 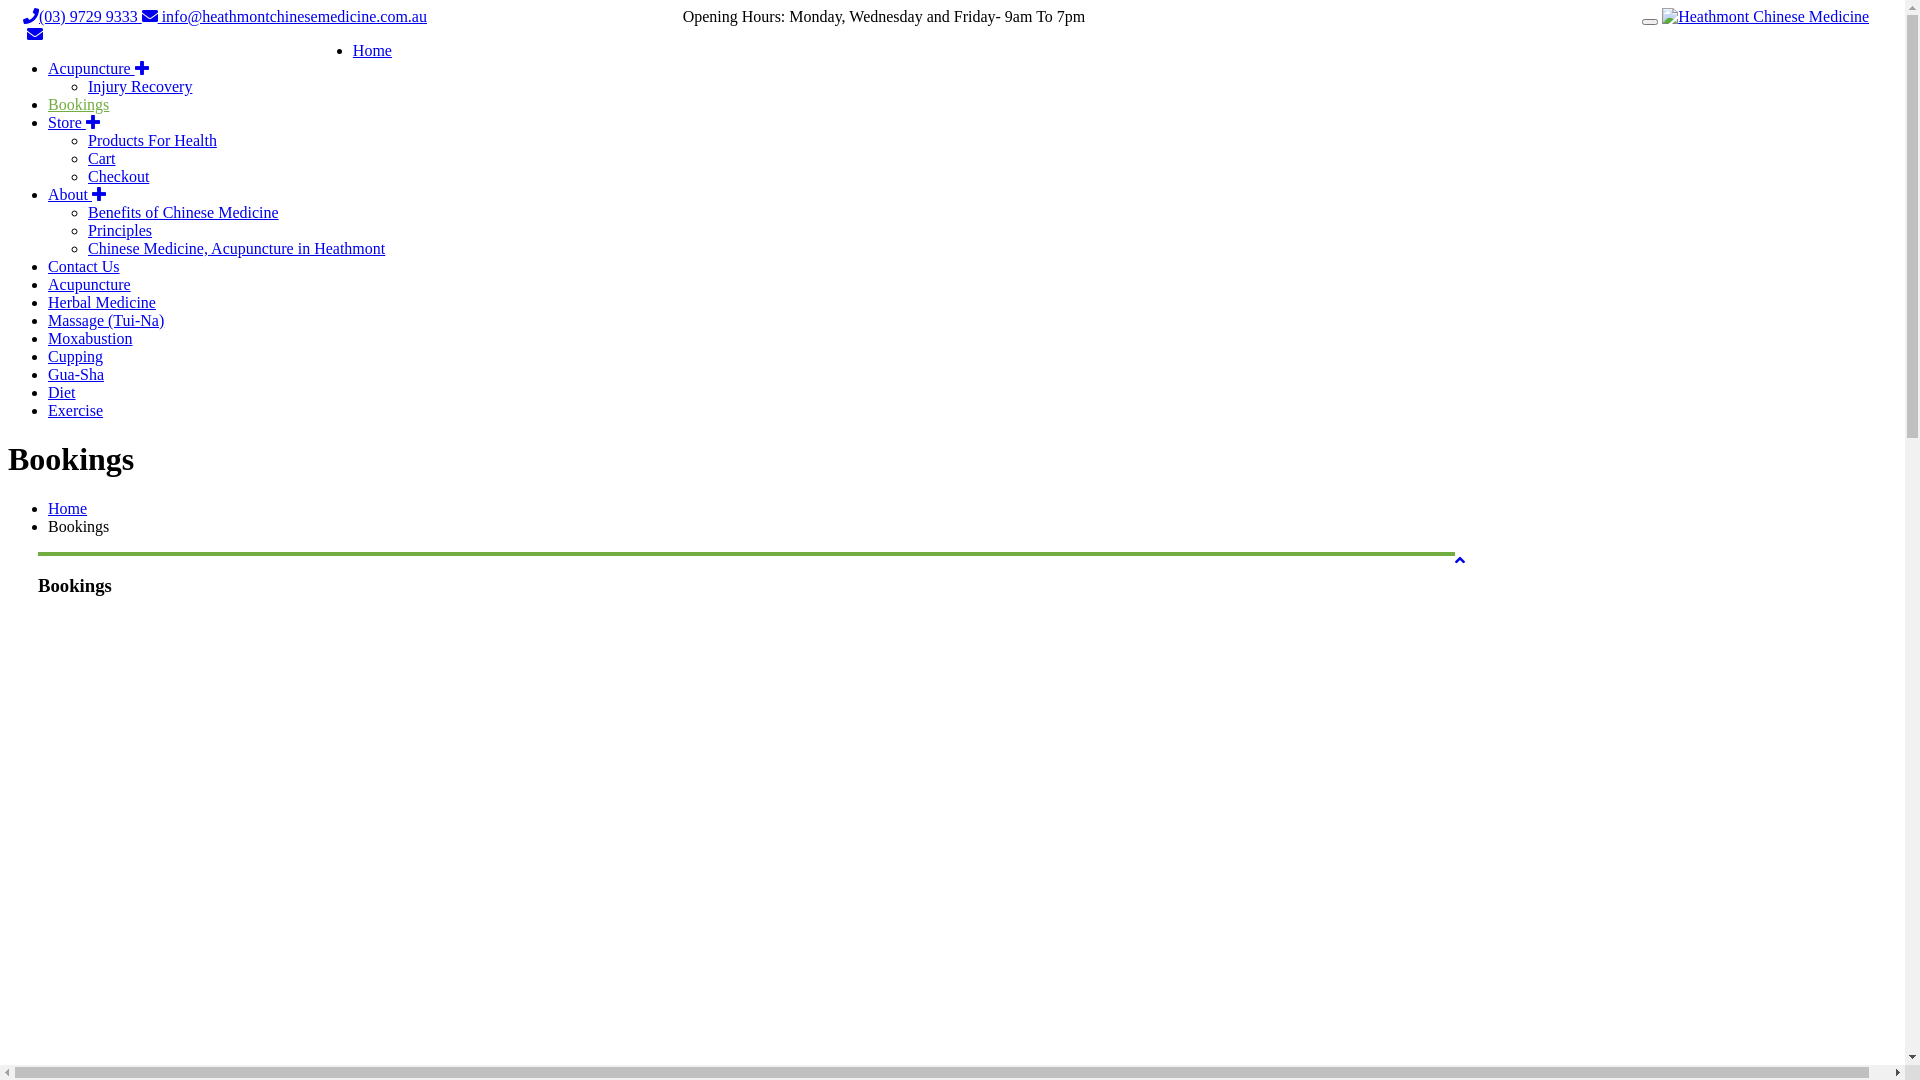 I want to click on 'Cupping', so click(x=75, y=355).